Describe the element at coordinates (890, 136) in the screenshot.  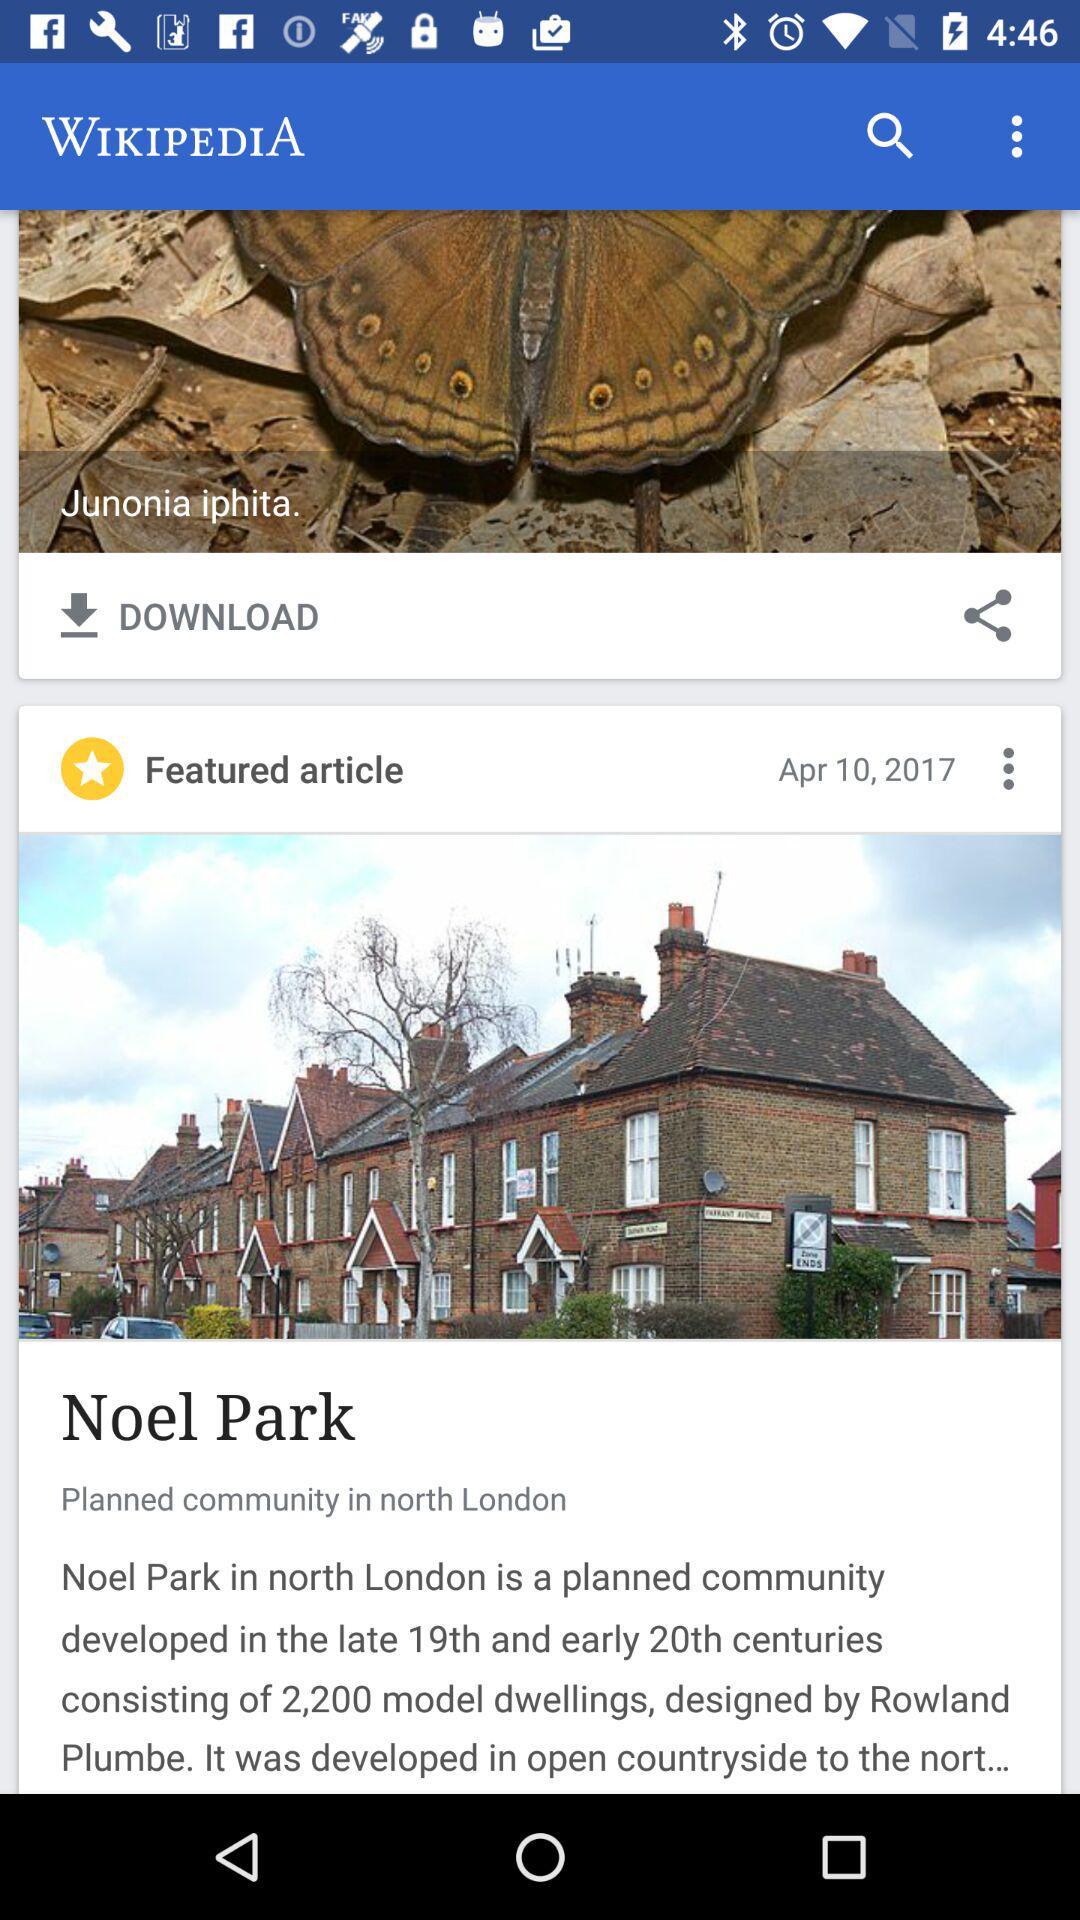
I see `the search button at top right` at that location.